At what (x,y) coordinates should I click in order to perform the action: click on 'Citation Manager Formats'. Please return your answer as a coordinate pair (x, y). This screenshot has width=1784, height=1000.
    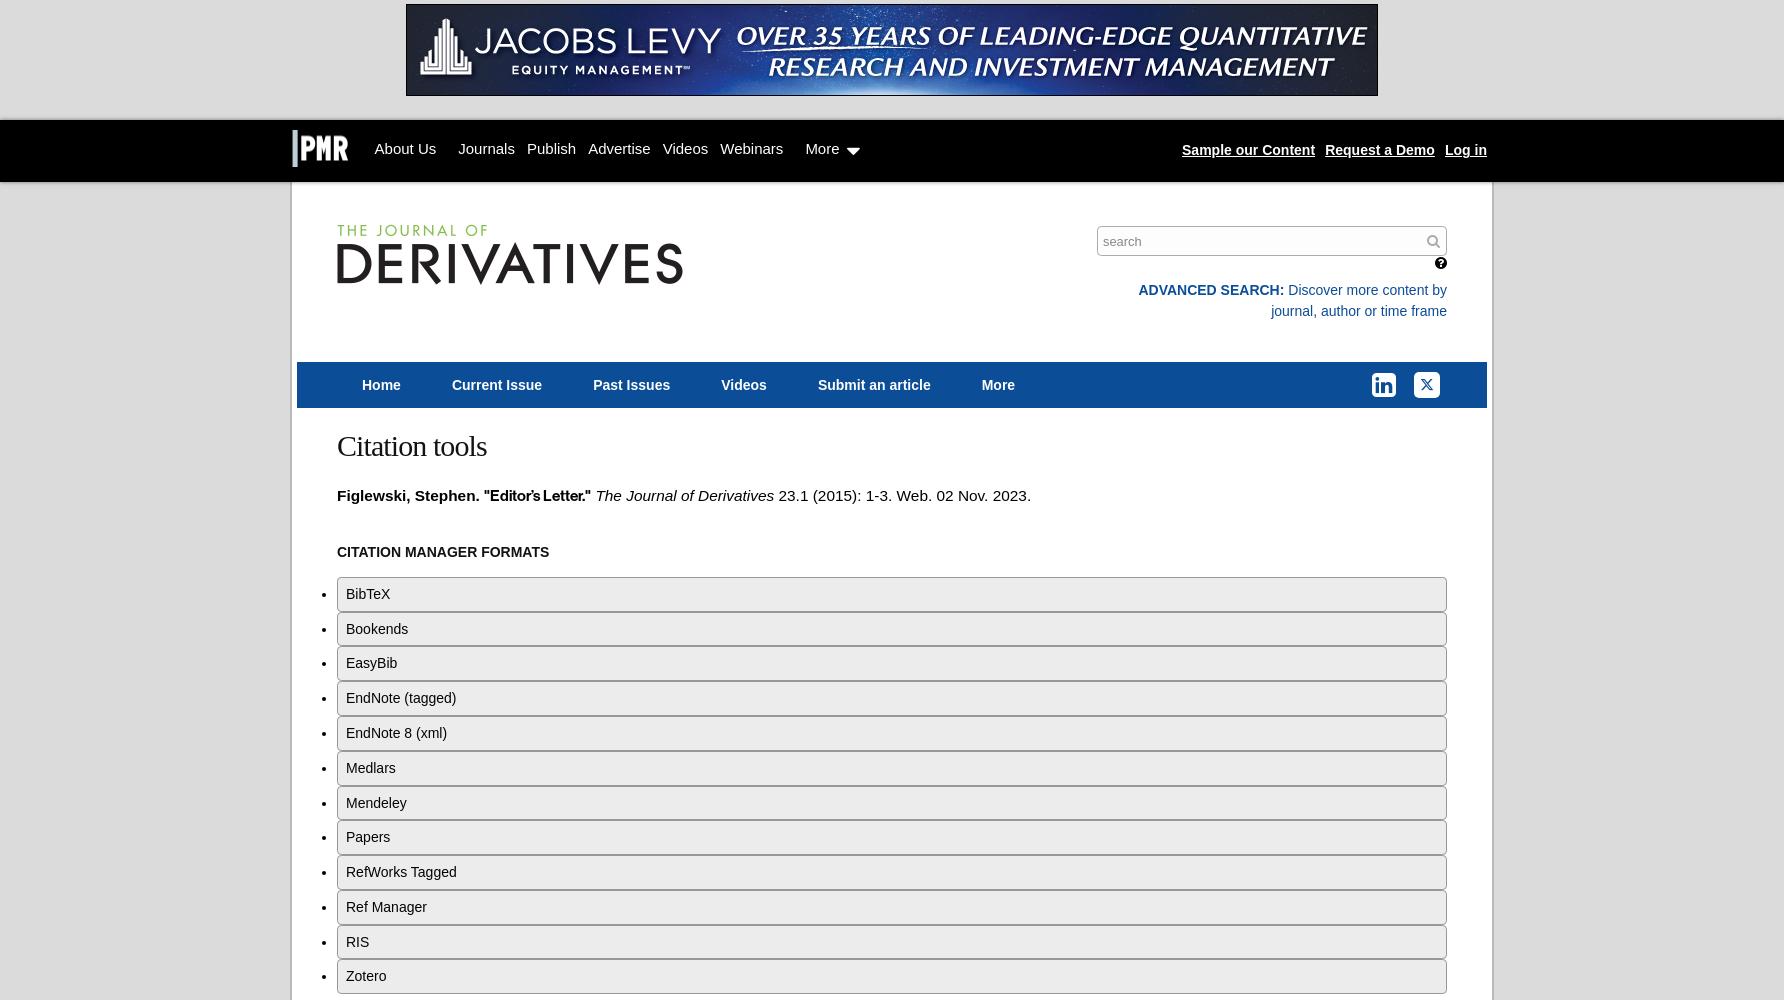
    Looking at the image, I should click on (441, 551).